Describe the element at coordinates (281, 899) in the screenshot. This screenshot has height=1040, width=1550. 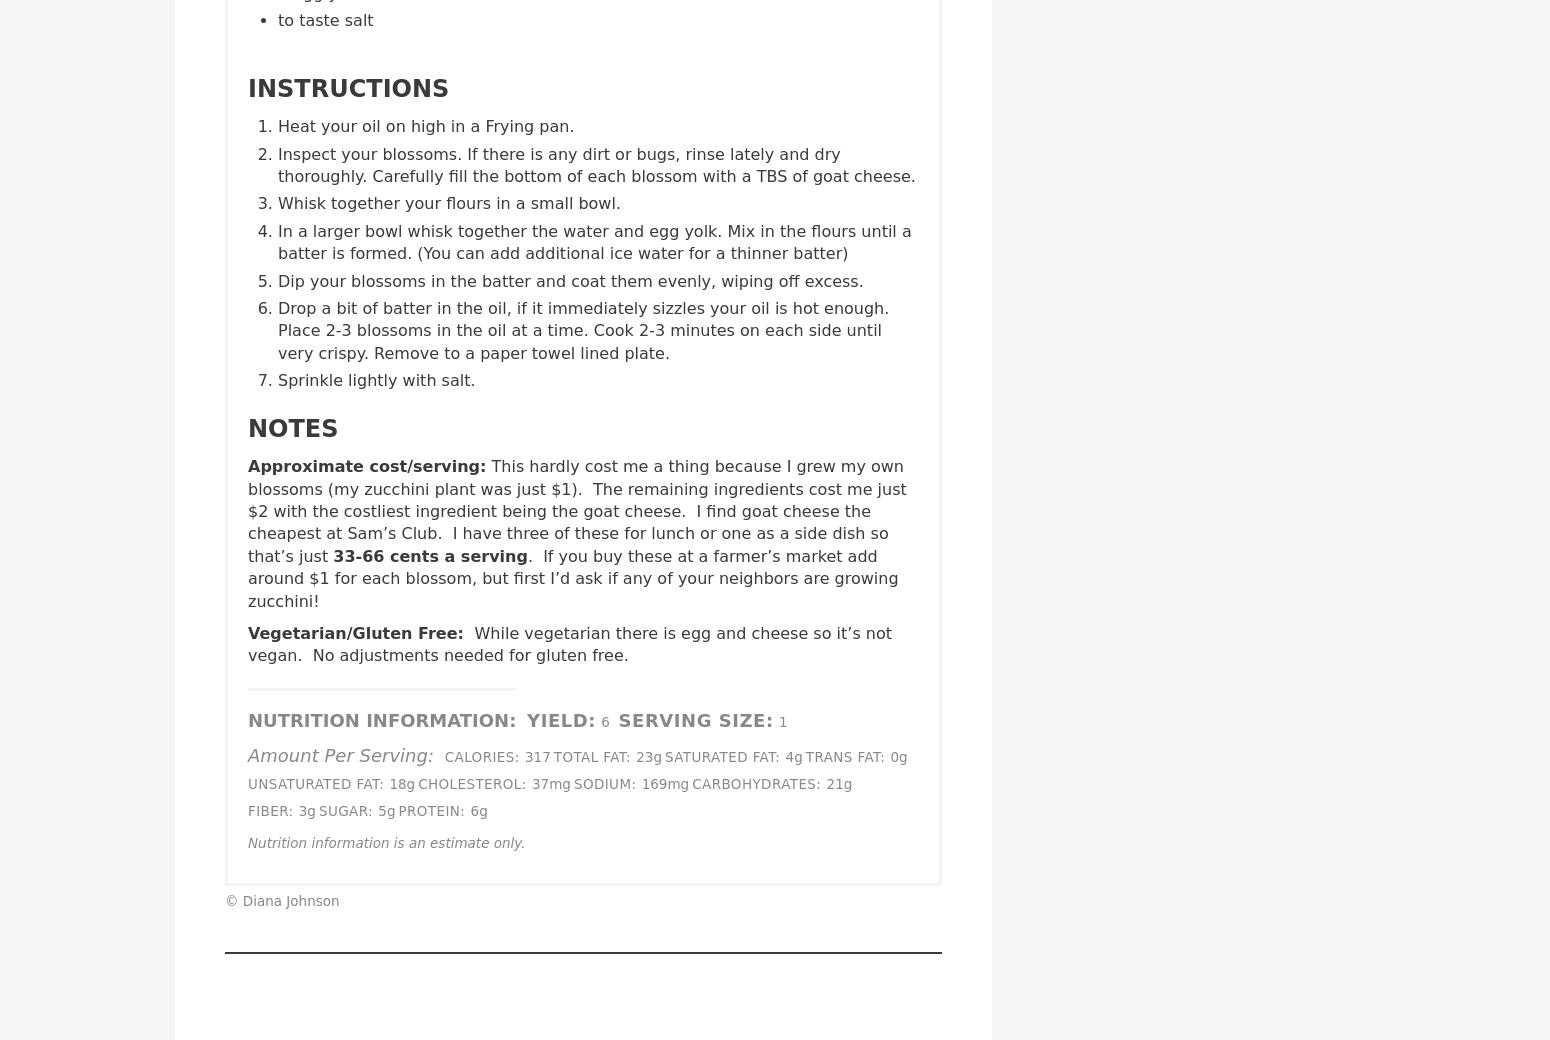
I see `'© Diana Johnson'` at that location.